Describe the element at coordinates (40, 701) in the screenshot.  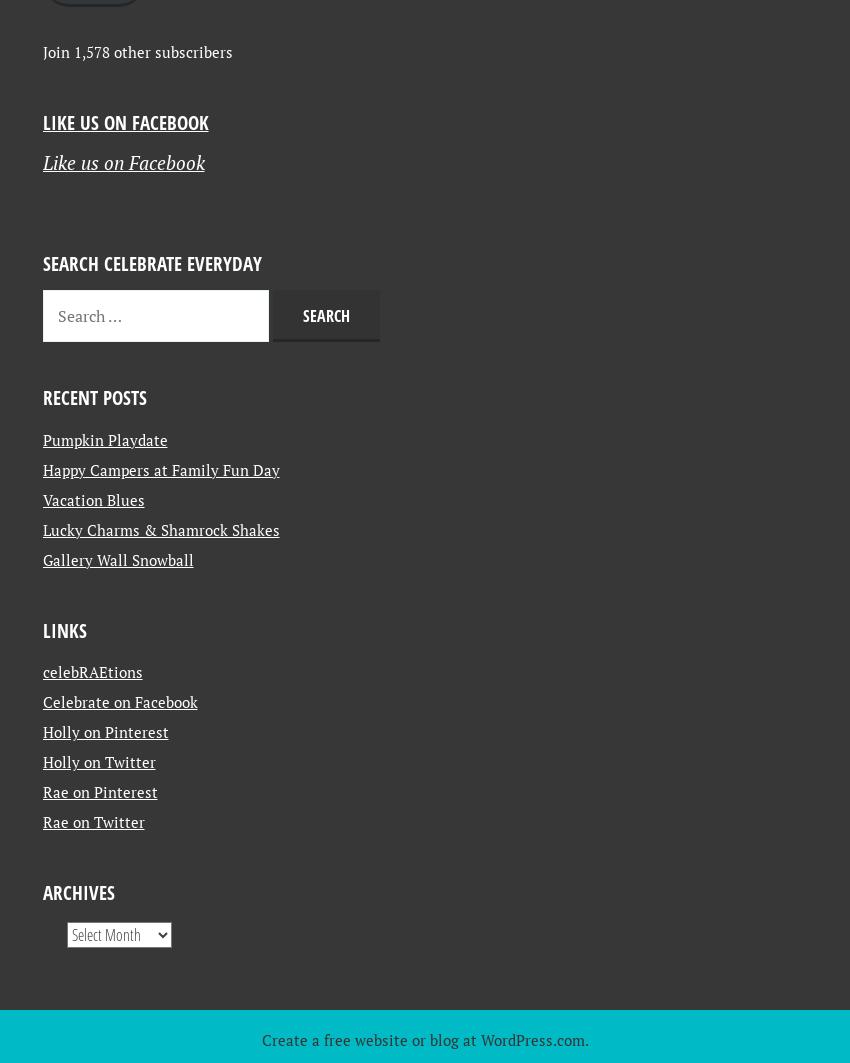
I see `'Lucky Charms & Shamrock Shakes'` at that location.